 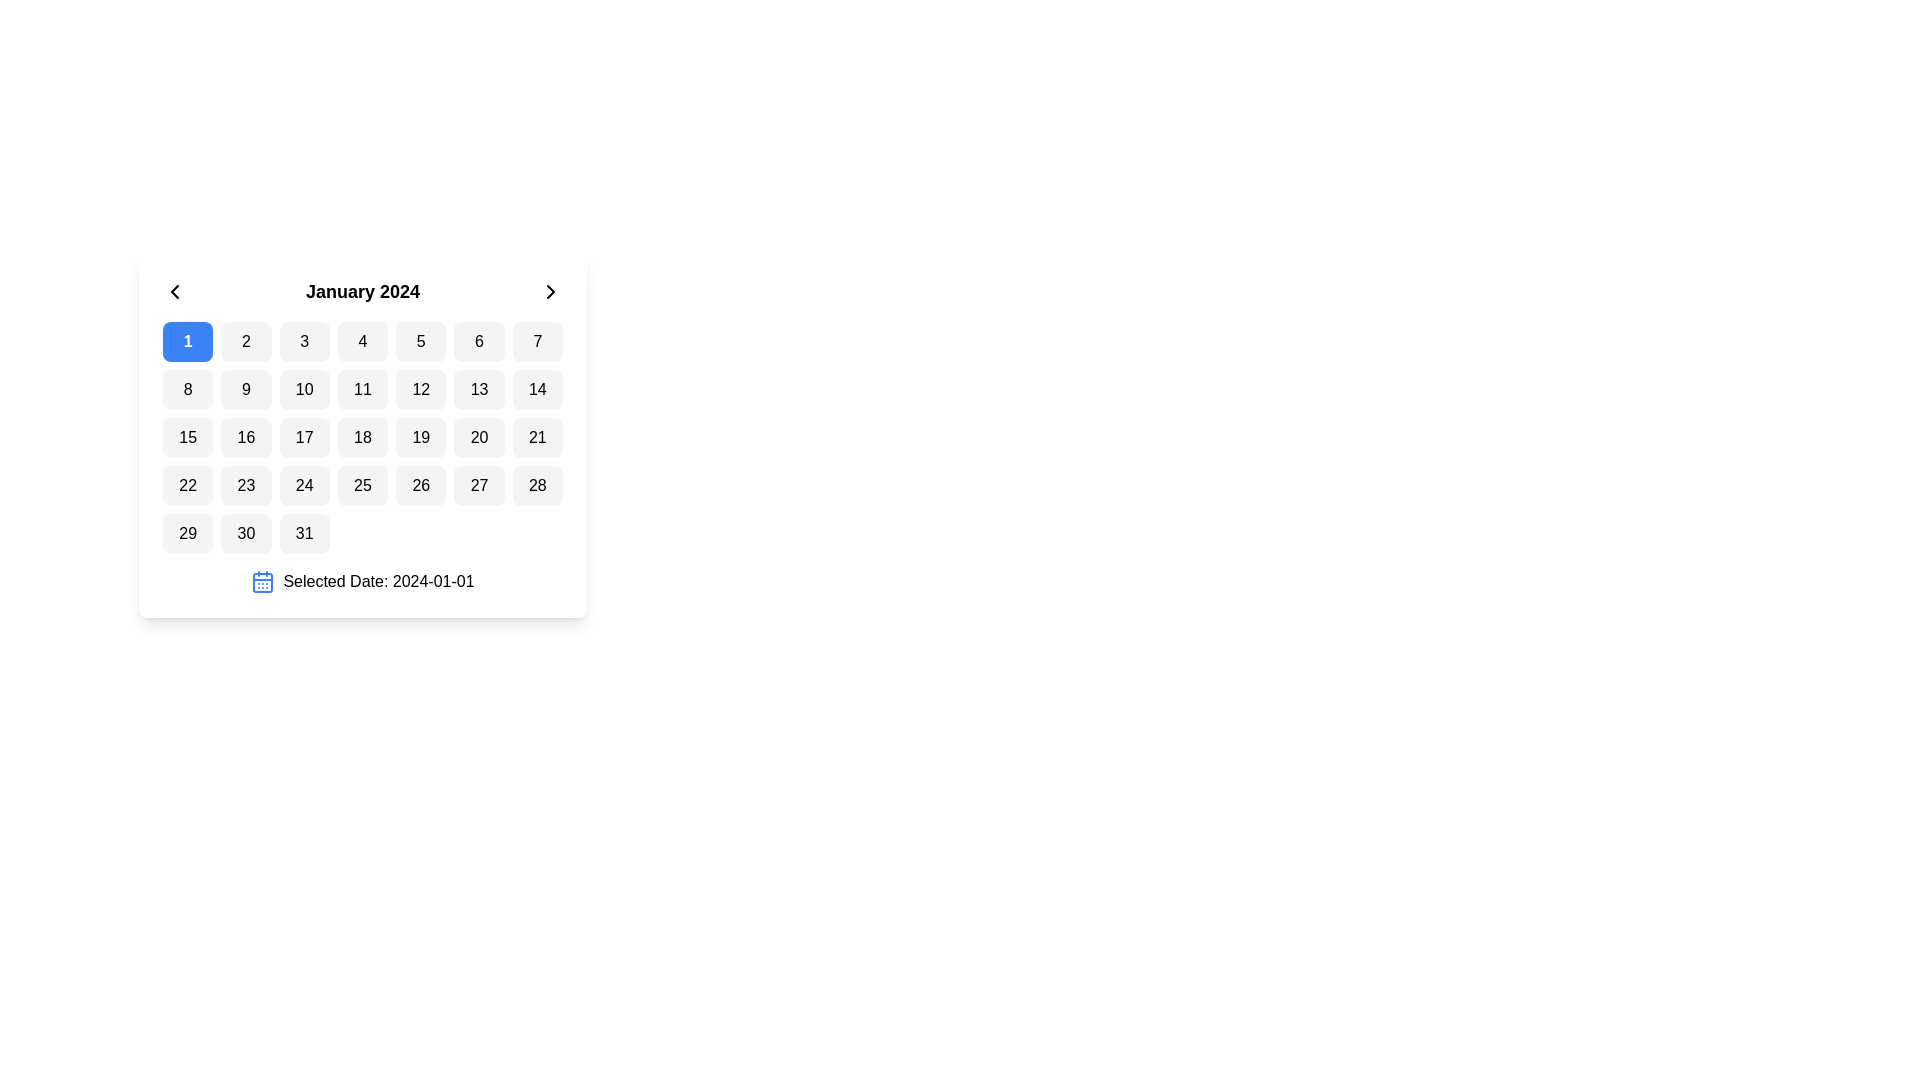 I want to click on the button labeled '20' in the calendar interface, so click(x=478, y=437).